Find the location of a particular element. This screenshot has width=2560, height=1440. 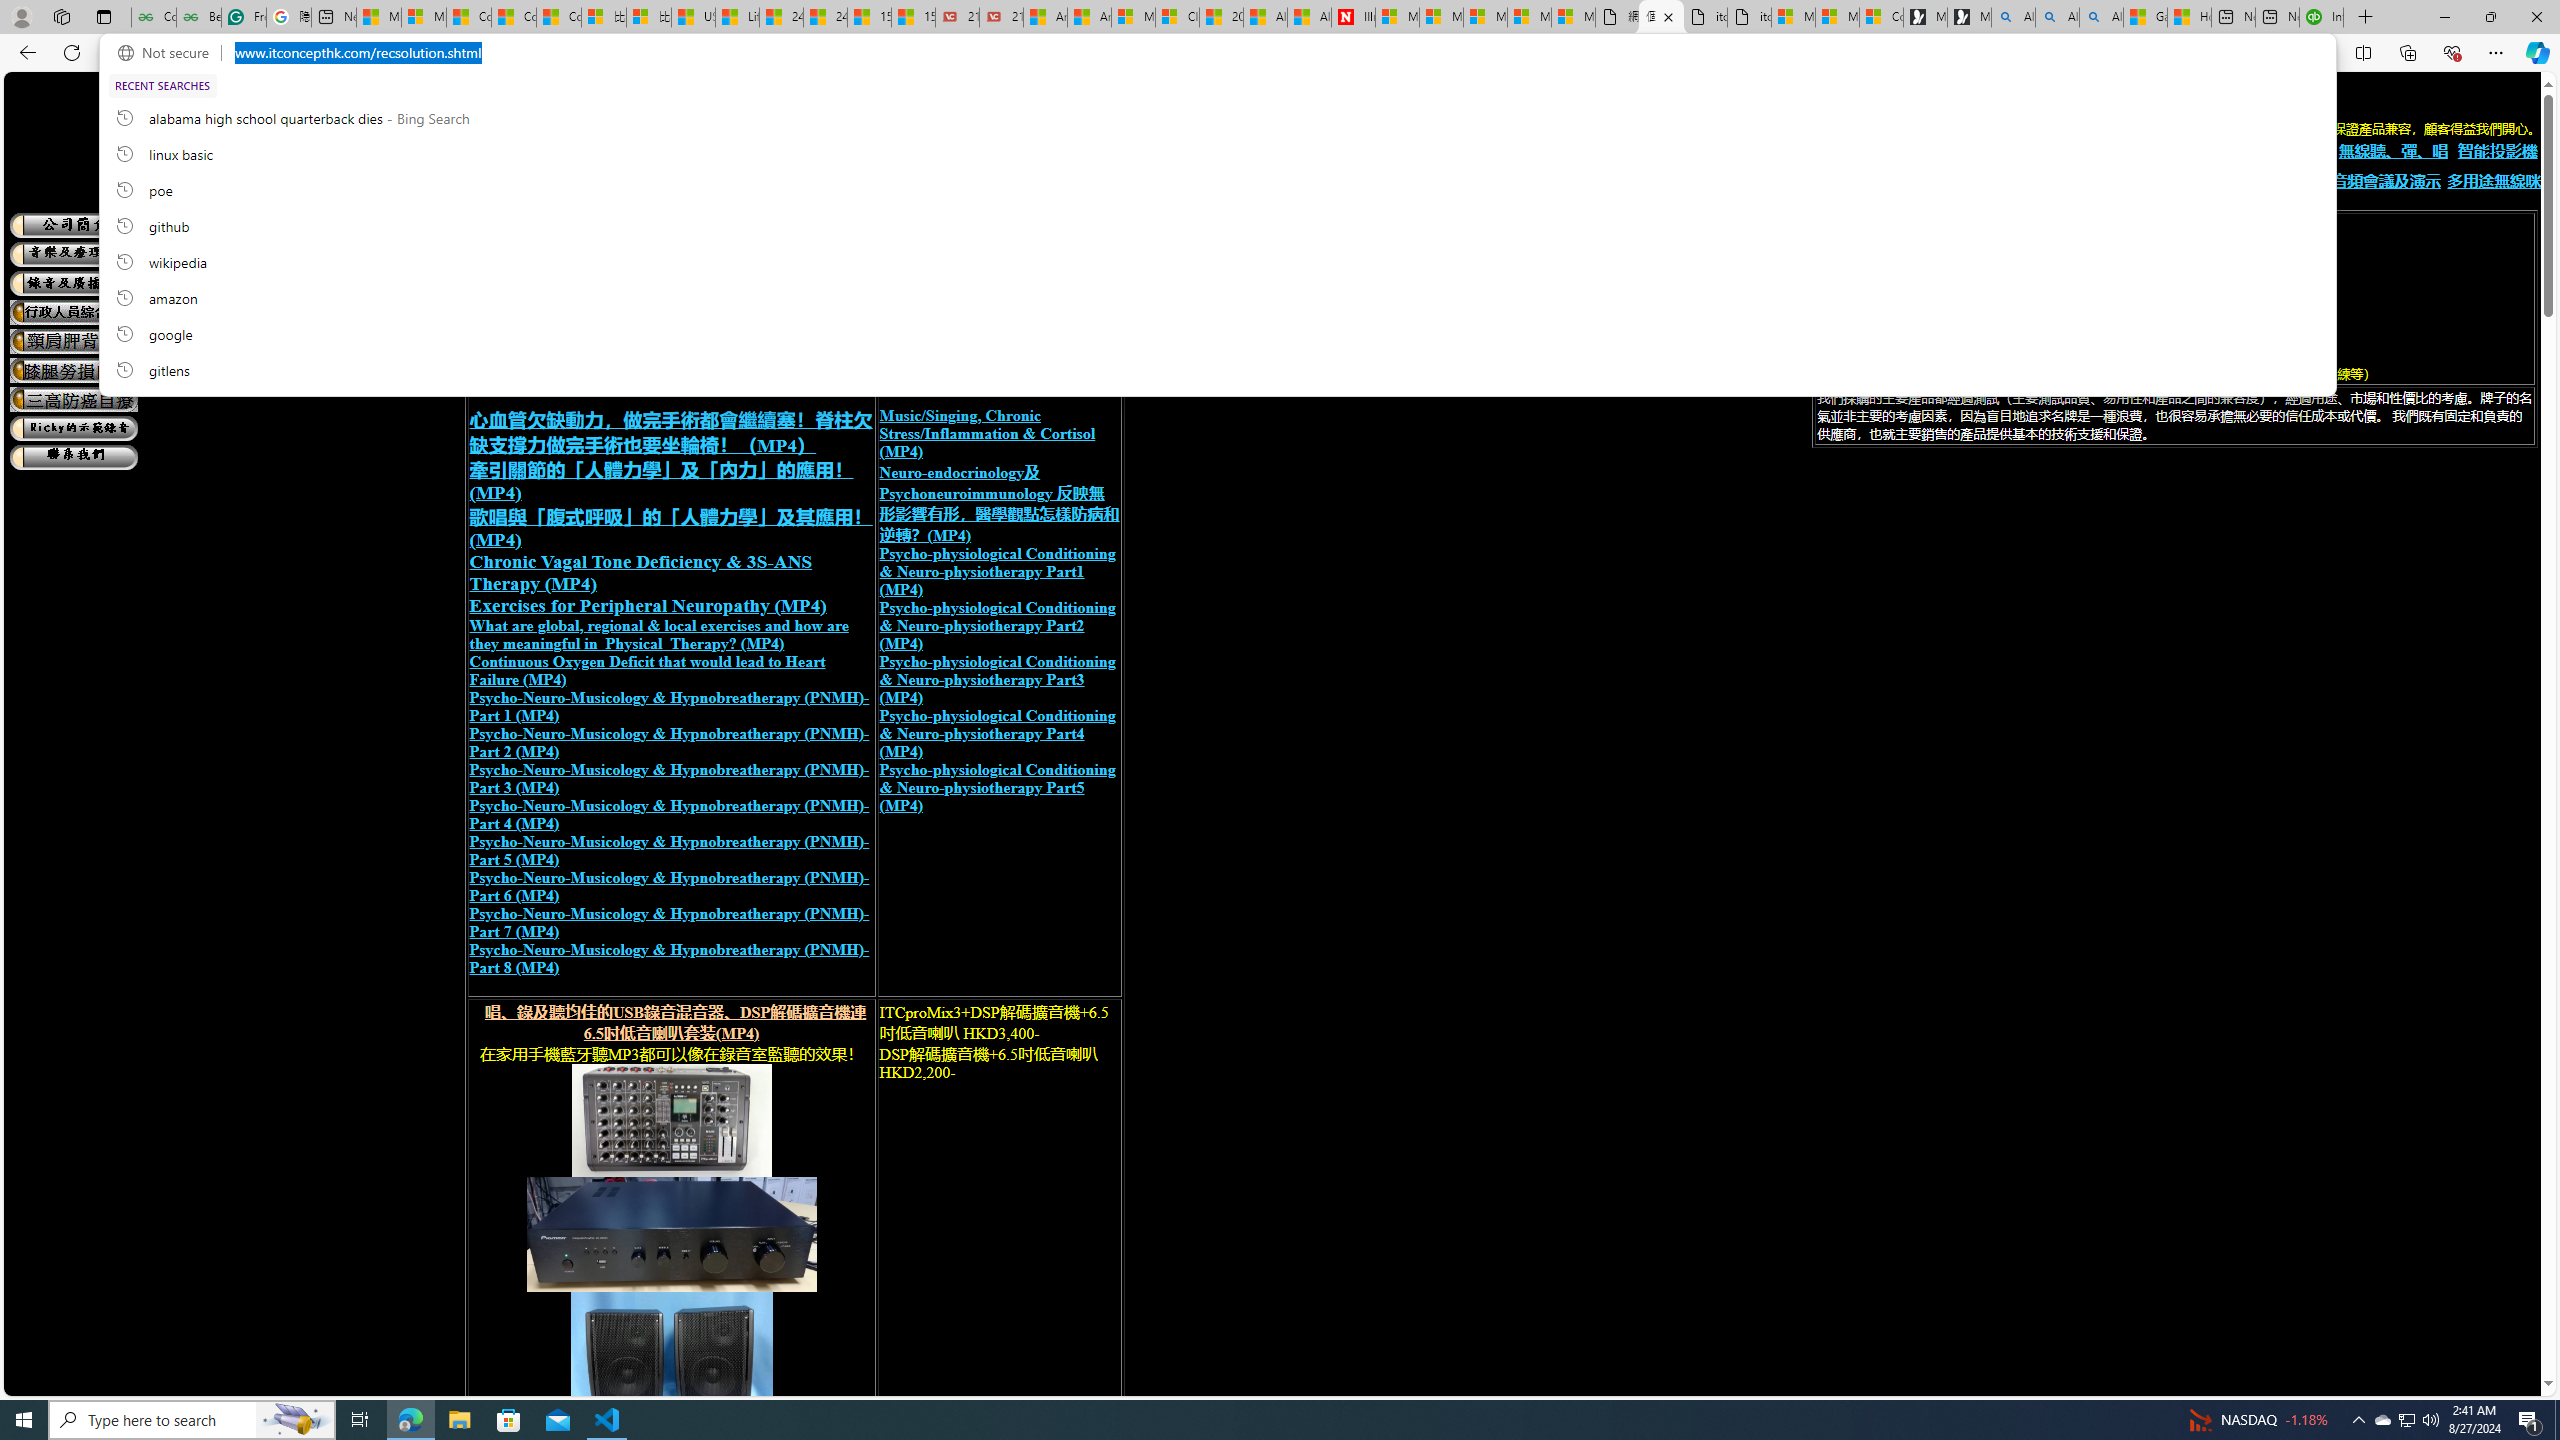

'Music/Singing, Chronic Stress/Inflammation & Cortisol (MP4)' is located at coordinates (986, 432).